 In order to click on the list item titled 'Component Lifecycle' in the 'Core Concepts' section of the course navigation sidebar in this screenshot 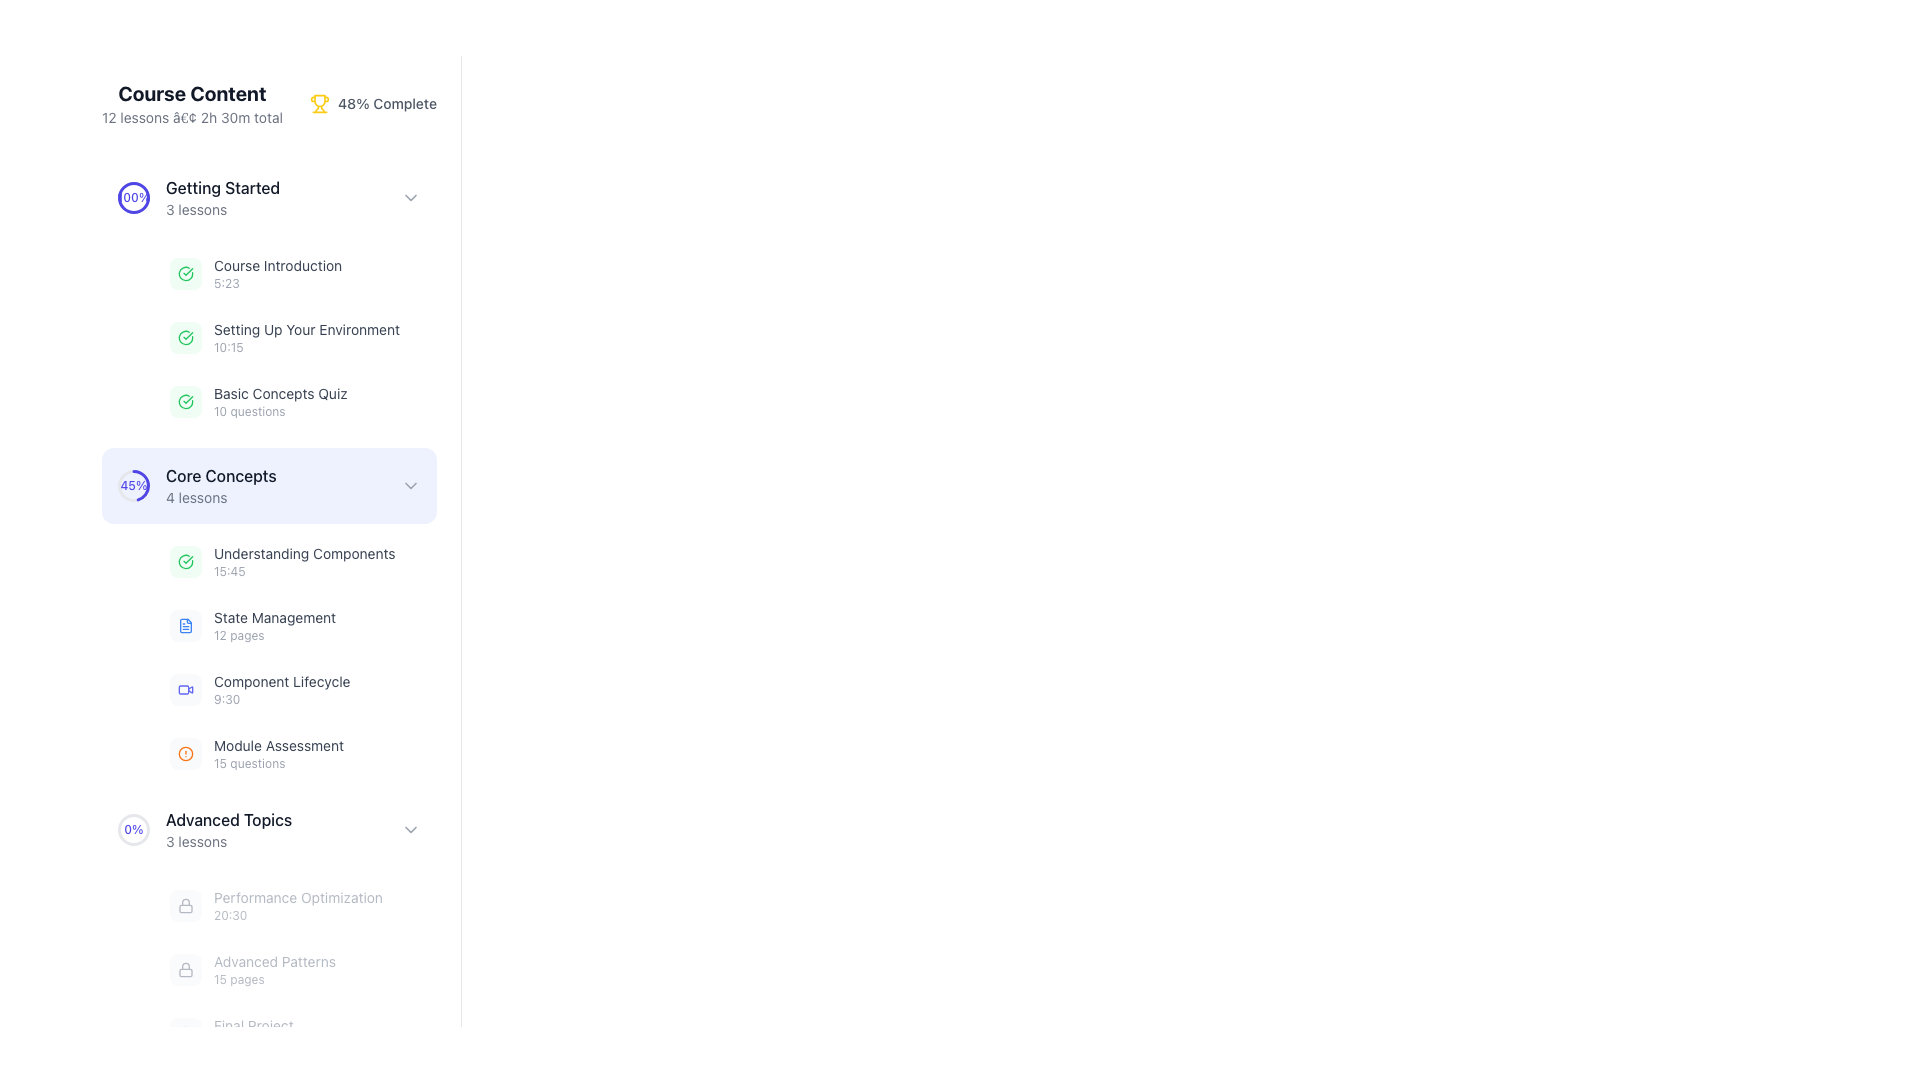, I will do `click(281, 689)`.